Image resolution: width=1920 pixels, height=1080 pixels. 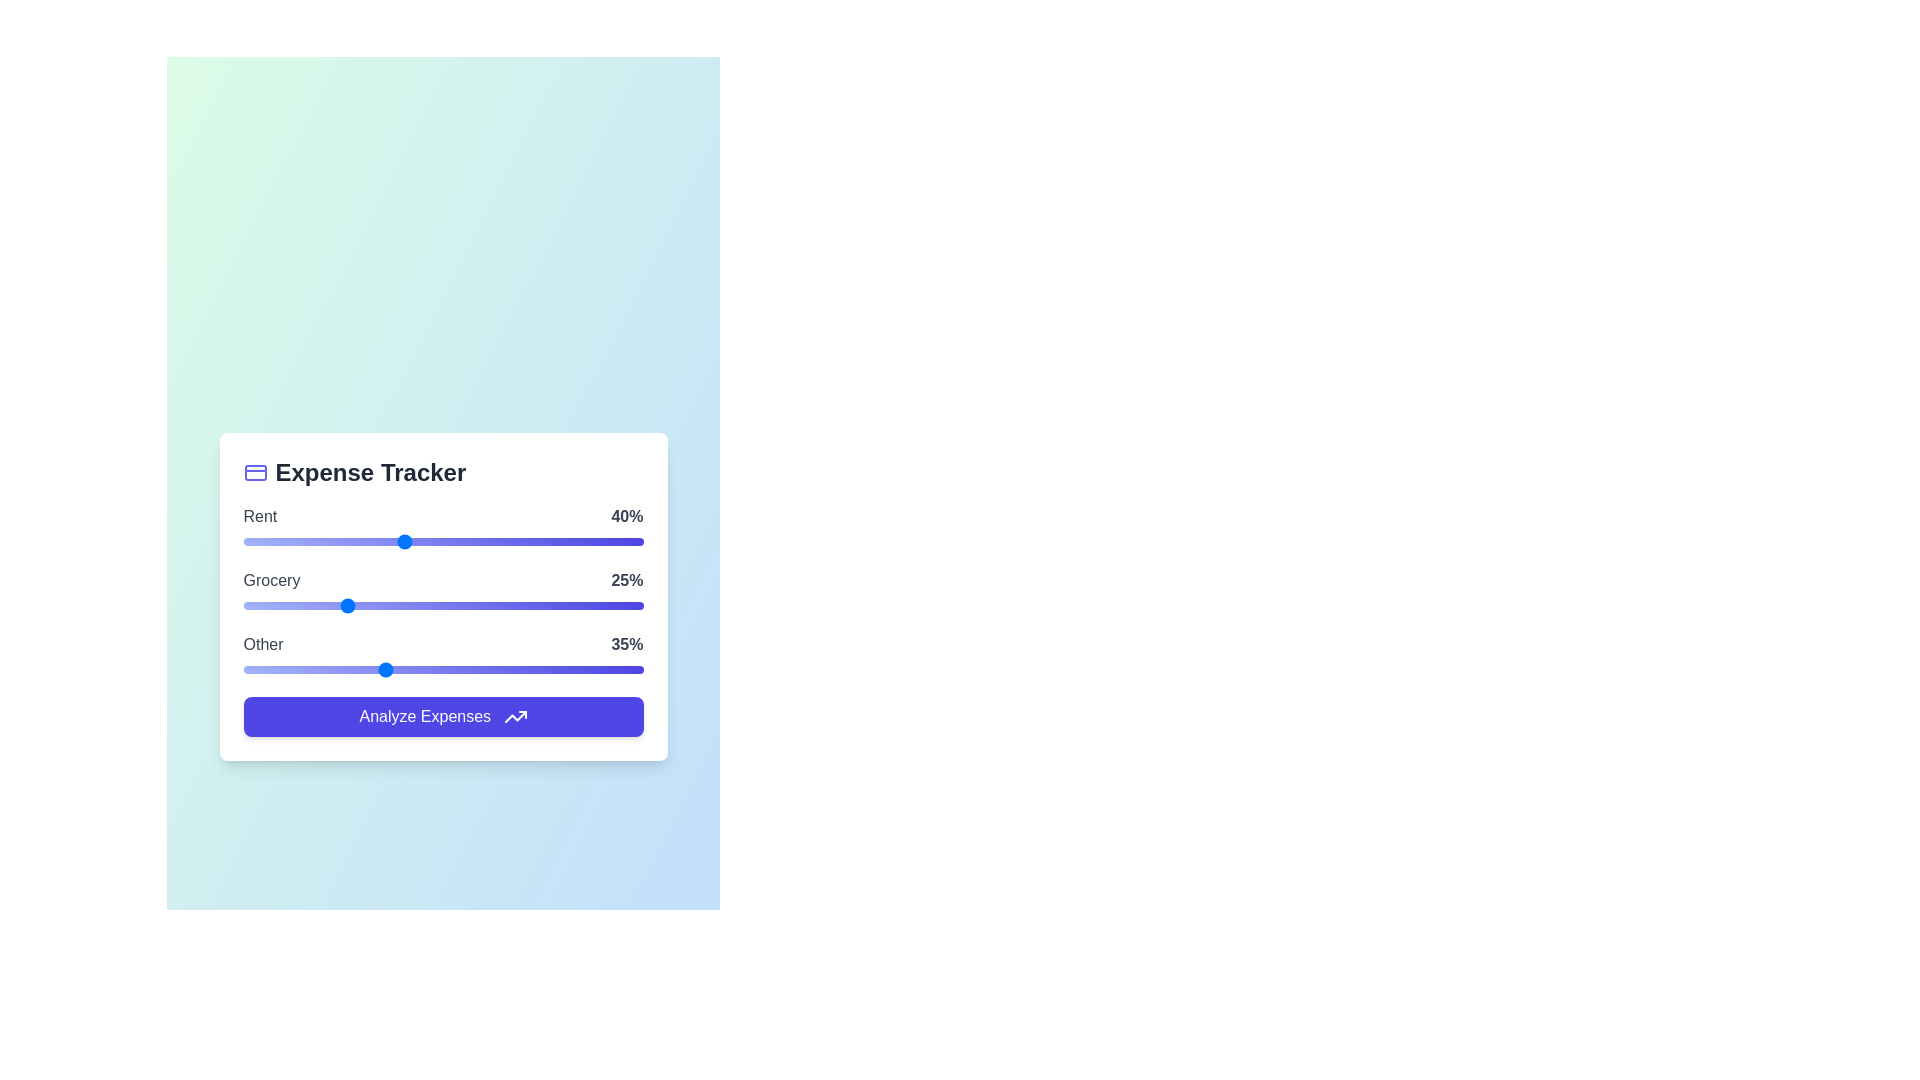 I want to click on the 'Grocery' slider to 69%, so click(x=519, y=604).